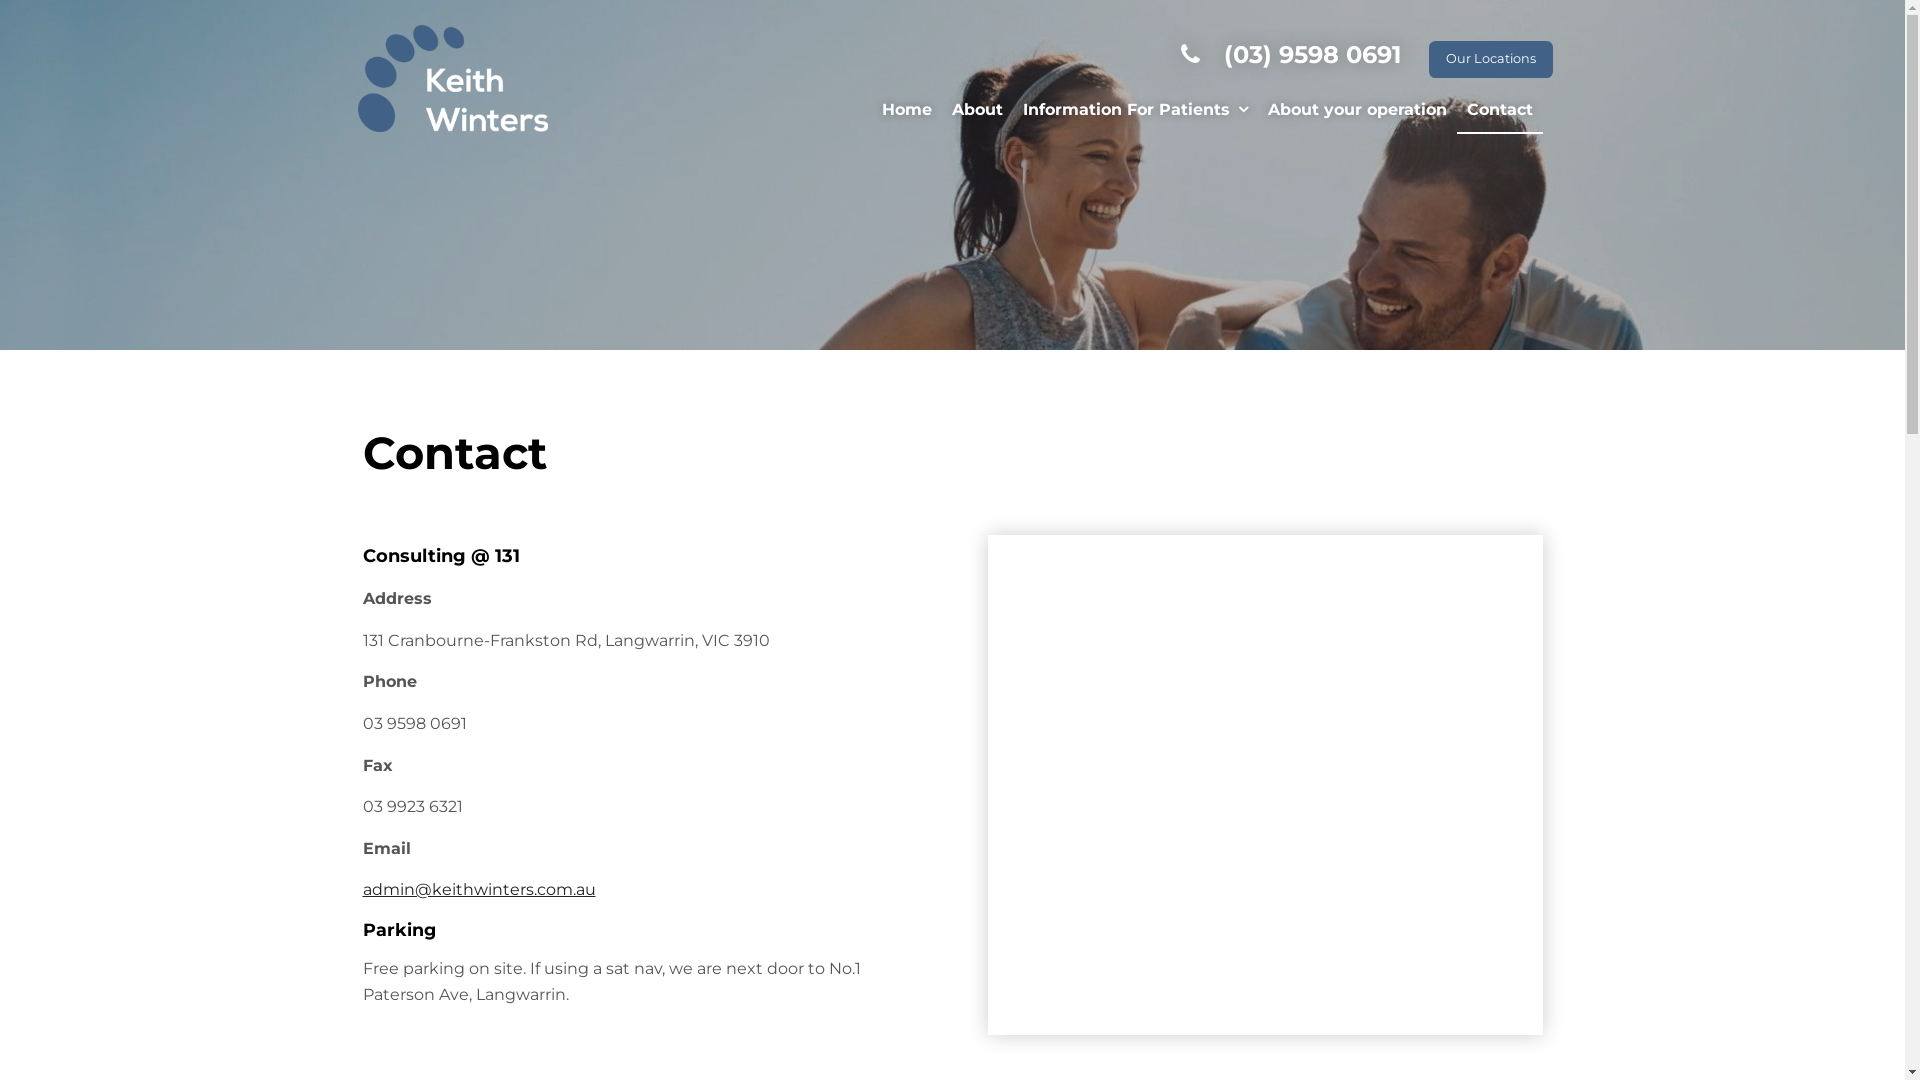  What do you see at coordinates (977, 111) in the screenshot?
I see `'About'` at bounding box center [977, 111].